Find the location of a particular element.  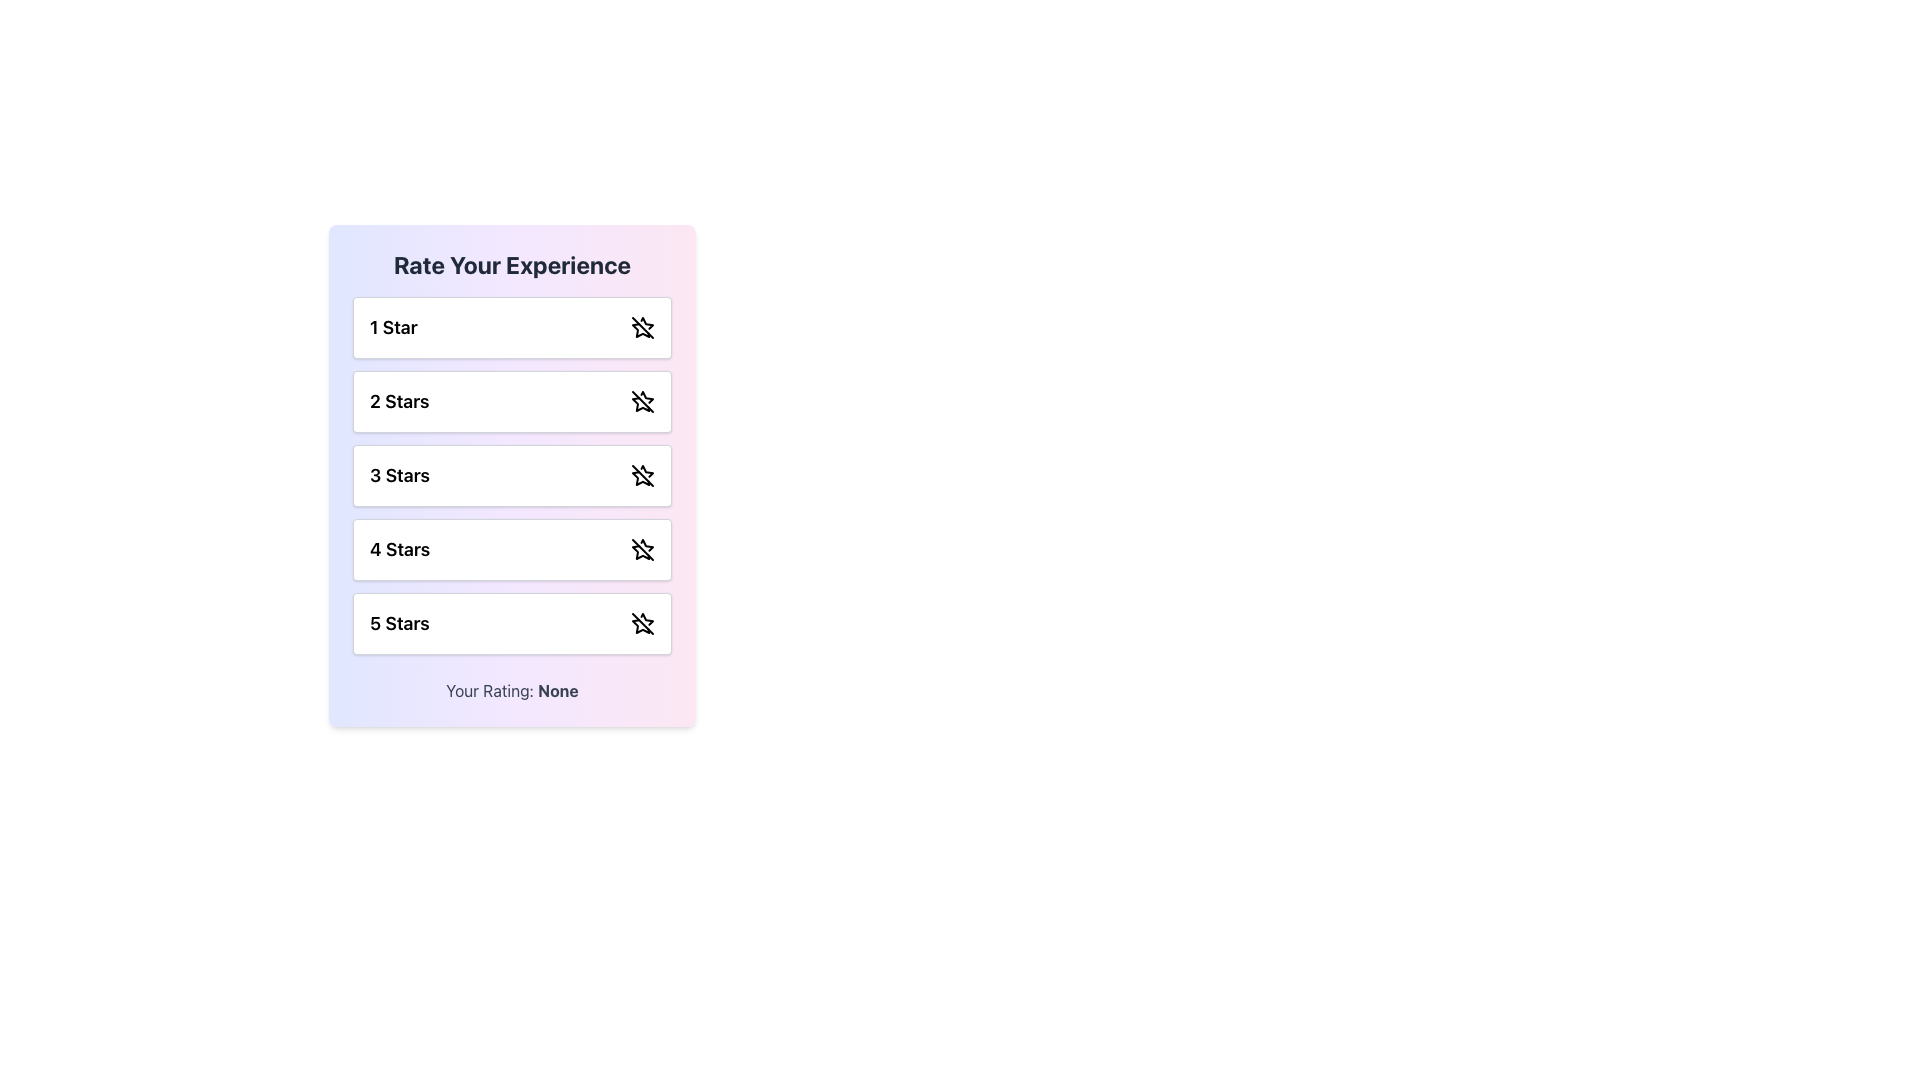

the third rating option button for three stars in the user feedback section is located at coordinates (512, 475).